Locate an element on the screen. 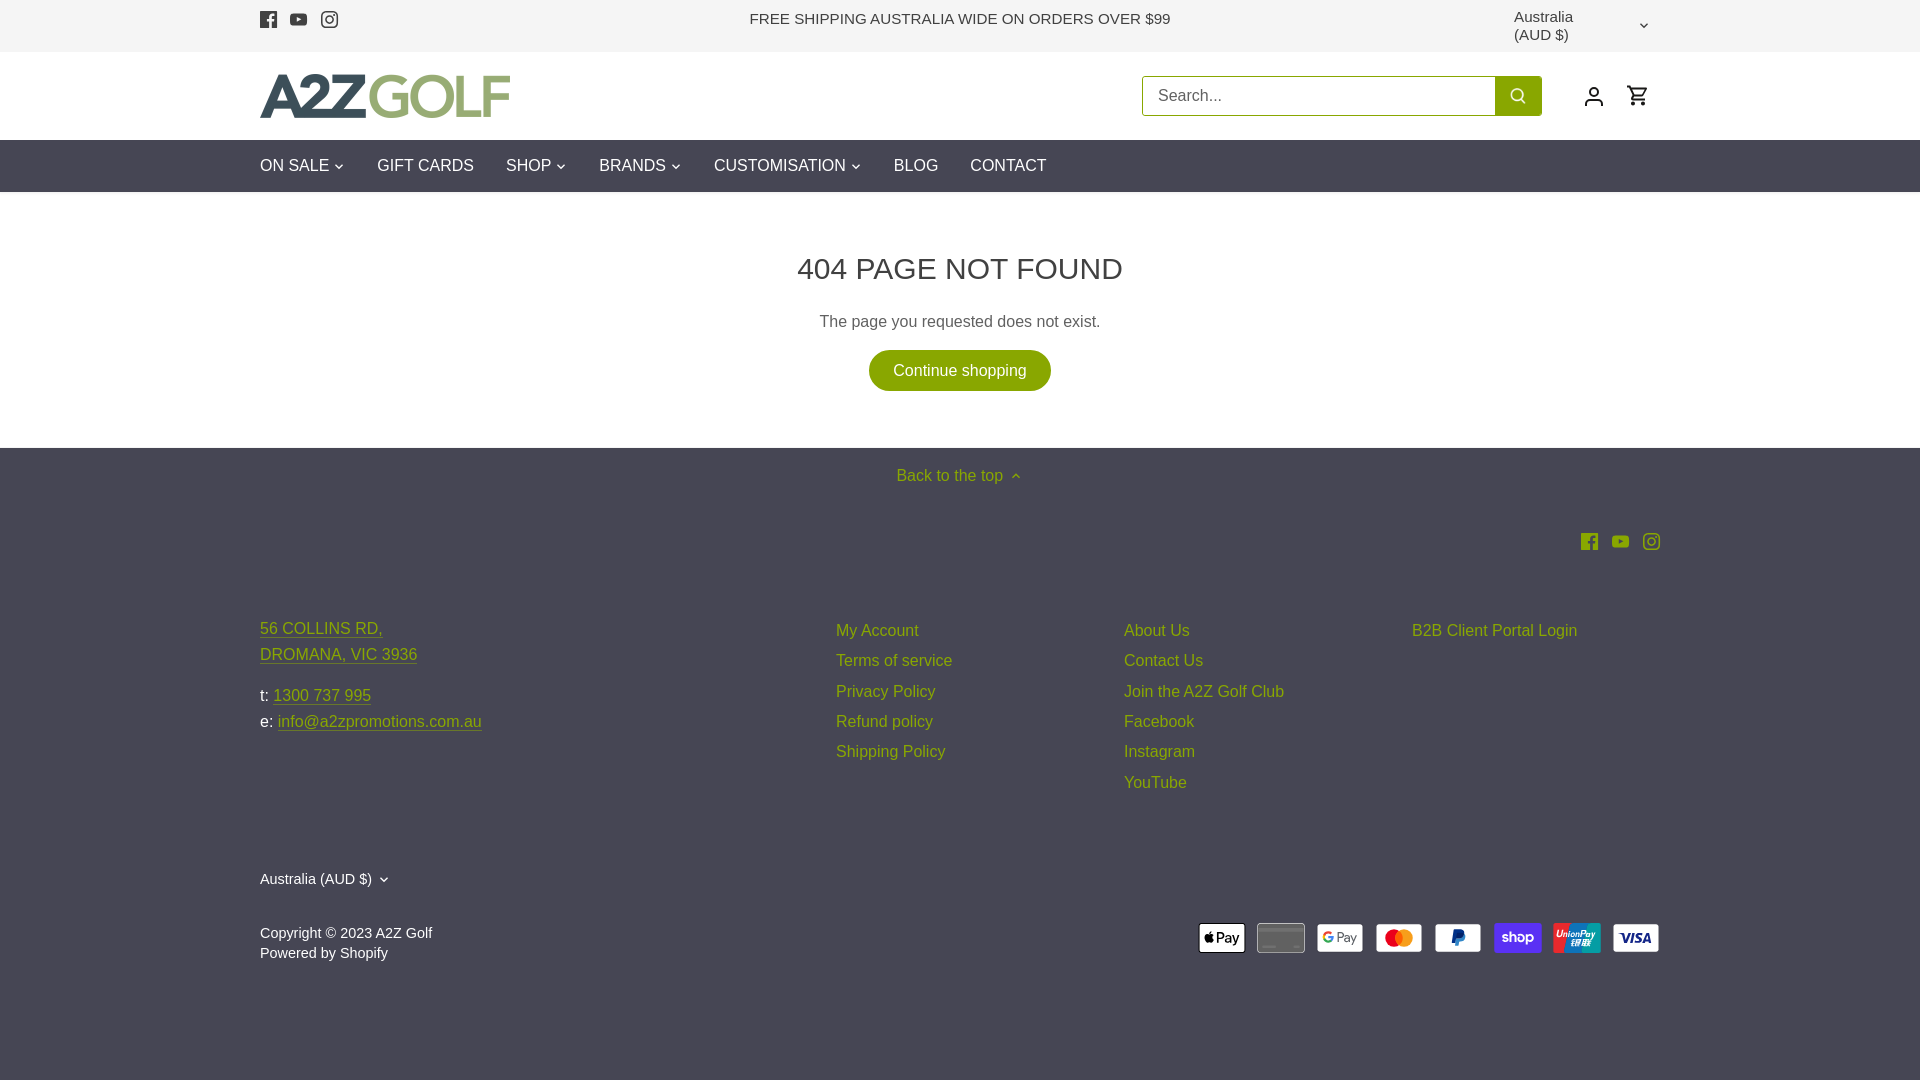  'Contact Us' is located at coordinates (1163, 660).